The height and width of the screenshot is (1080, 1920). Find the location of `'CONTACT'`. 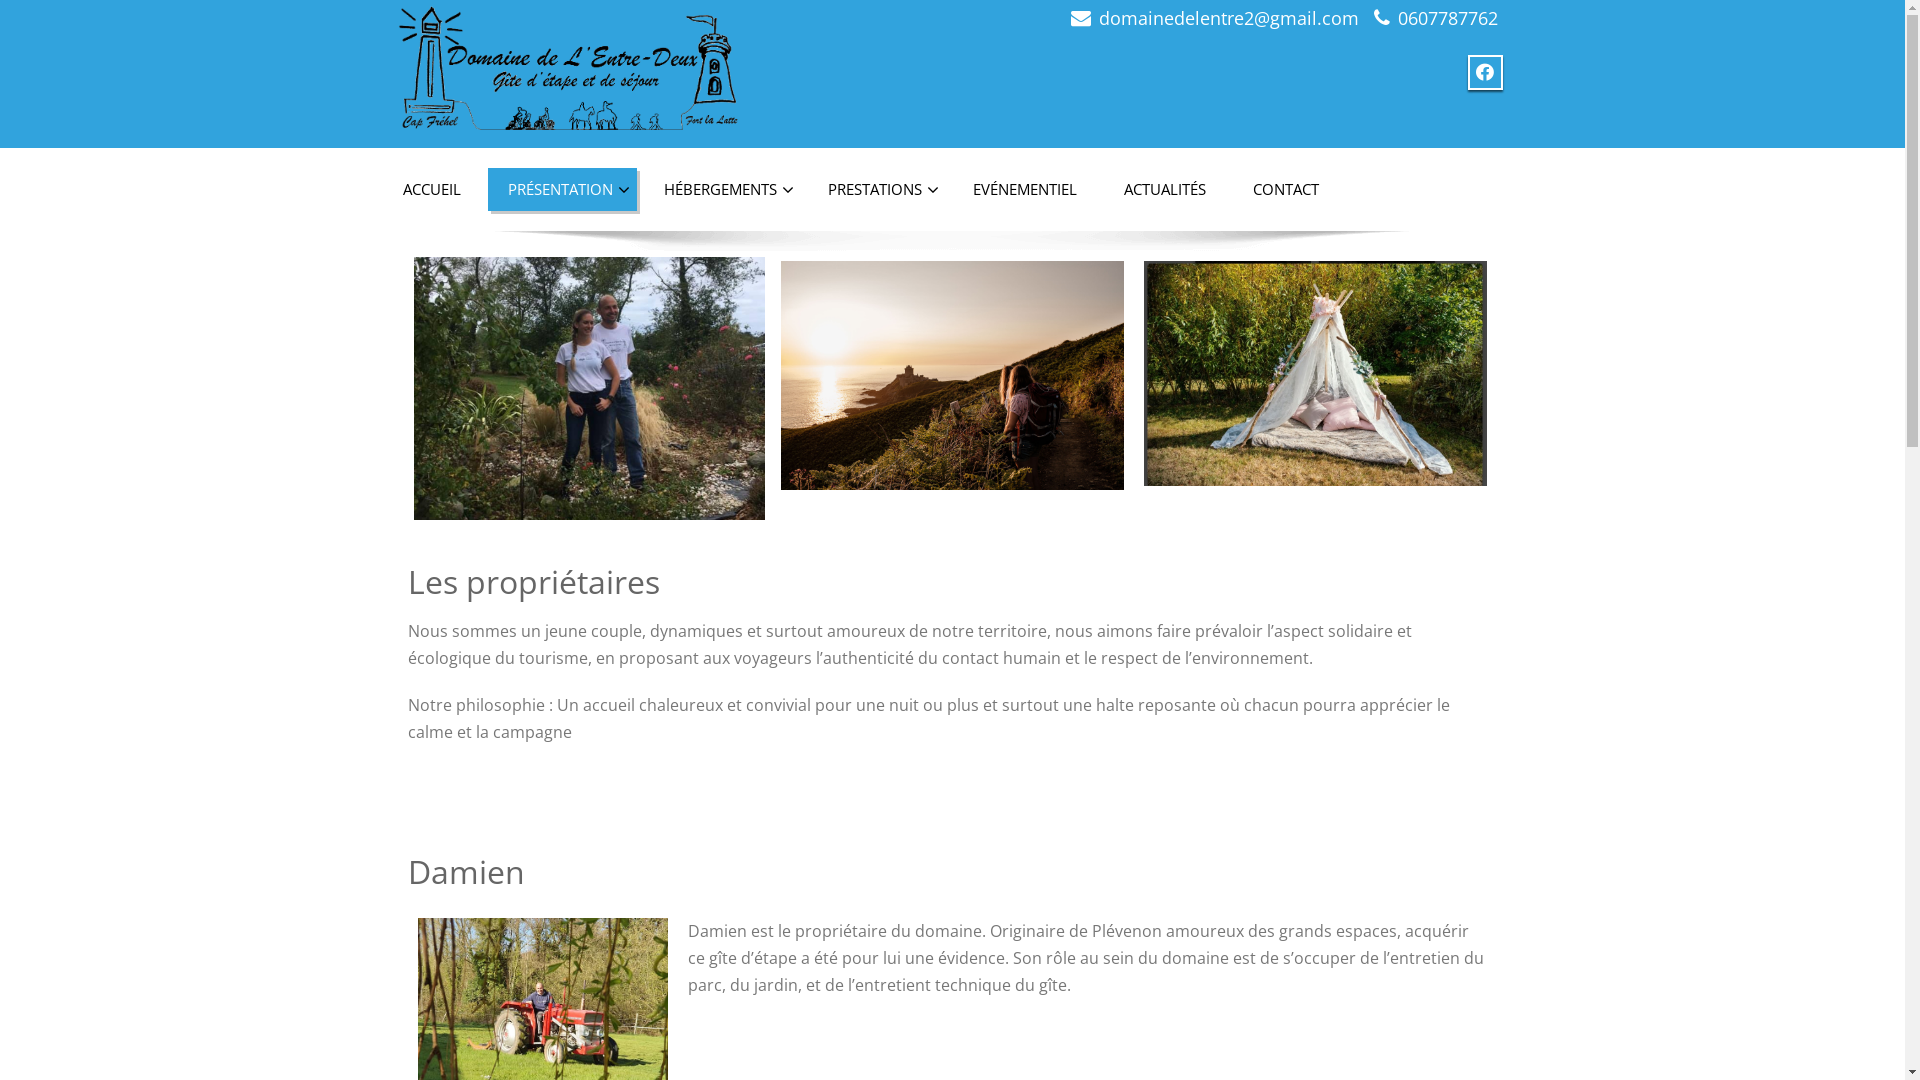

'CONTACT' is located at coordinates (1285, 189).